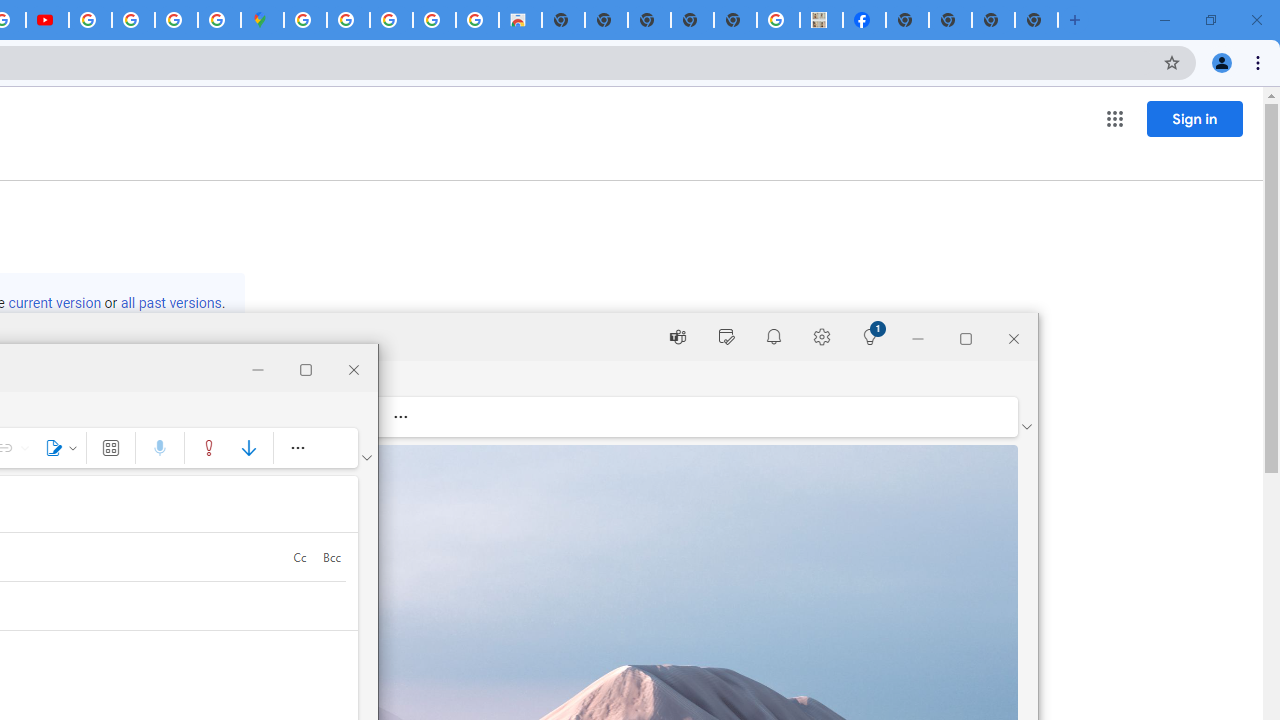 The height and width of the screenshot is (720, 1280). Describe the element at coordinates (209, 446) in the screenshot. I see `'High importance'` at that location.